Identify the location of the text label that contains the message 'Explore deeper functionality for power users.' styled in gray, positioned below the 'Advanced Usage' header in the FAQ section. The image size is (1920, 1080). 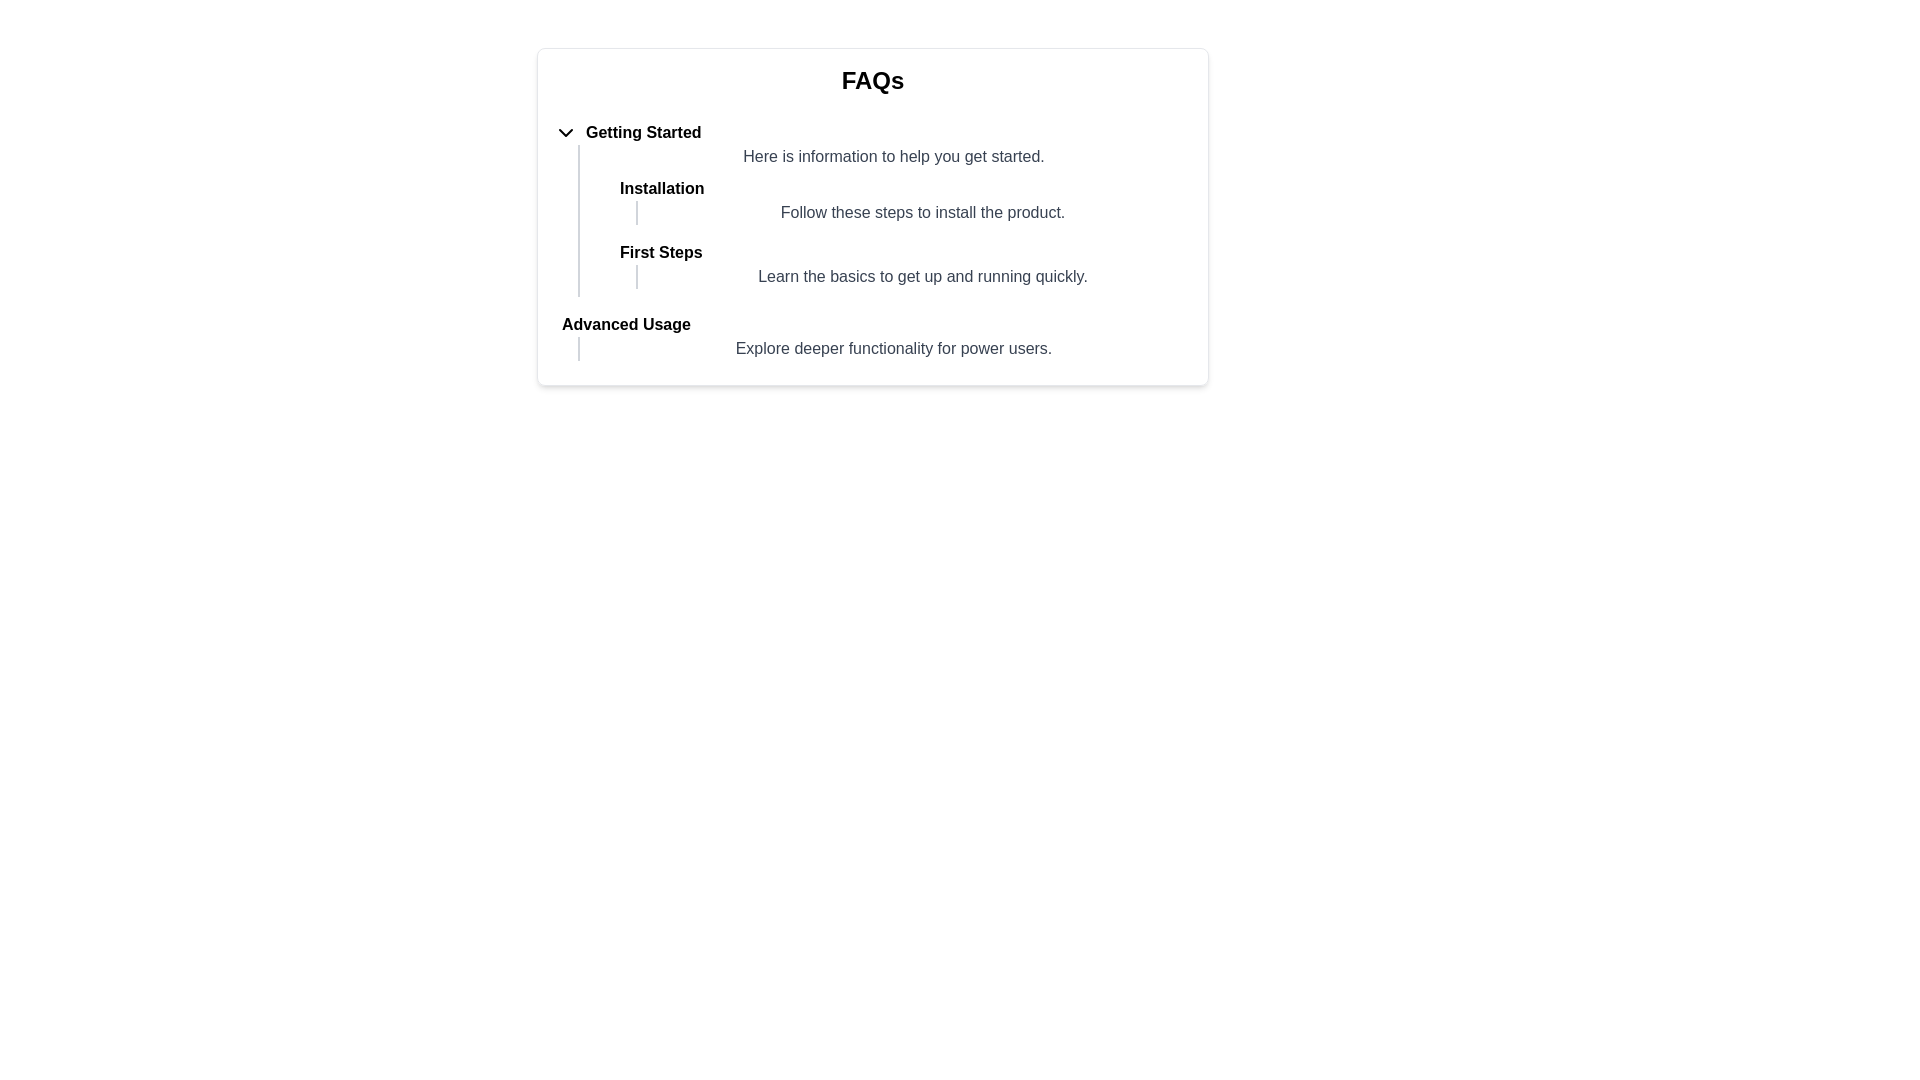
(883, 347).